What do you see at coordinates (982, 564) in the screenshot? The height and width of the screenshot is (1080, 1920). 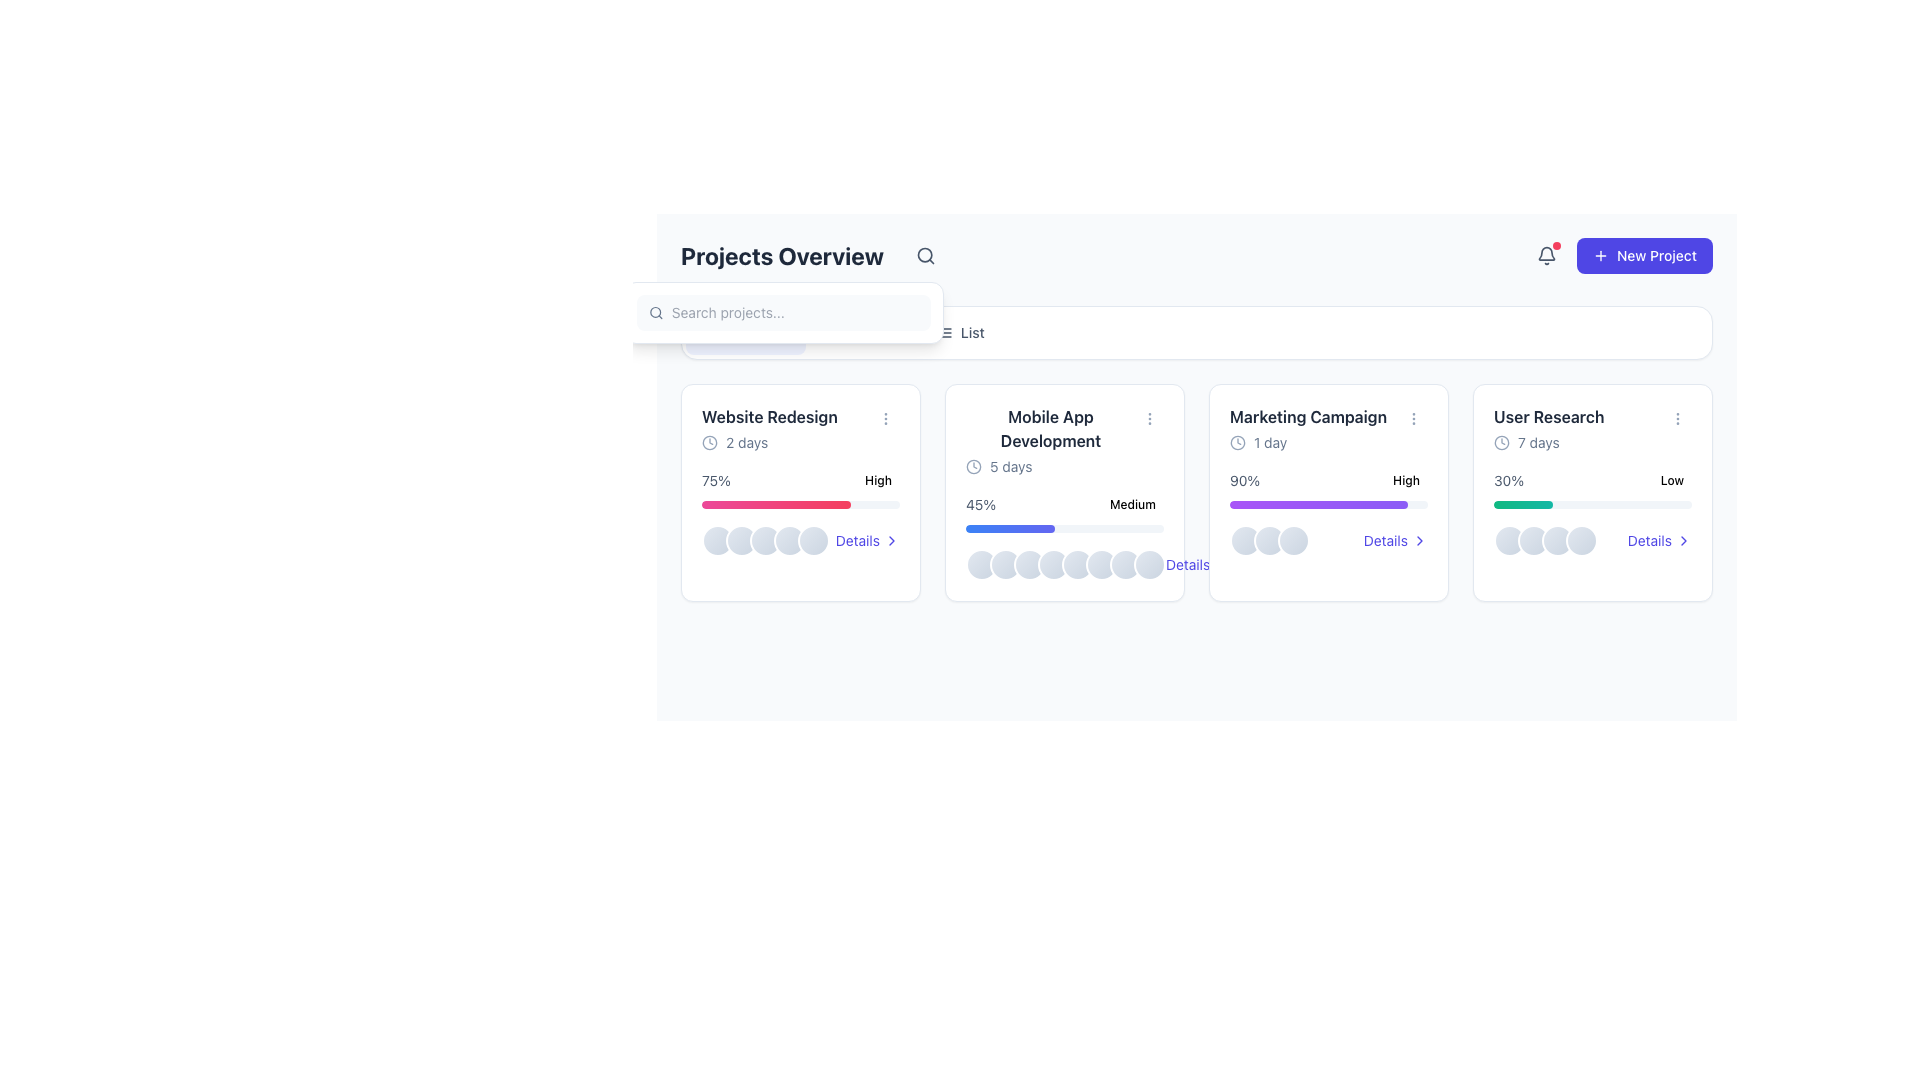 I see `the leftmost circular status indicator, which has a gradient background and a white border, located in the lower central section of the 'Mobile App Development' card` at bounding box center [982, 564].